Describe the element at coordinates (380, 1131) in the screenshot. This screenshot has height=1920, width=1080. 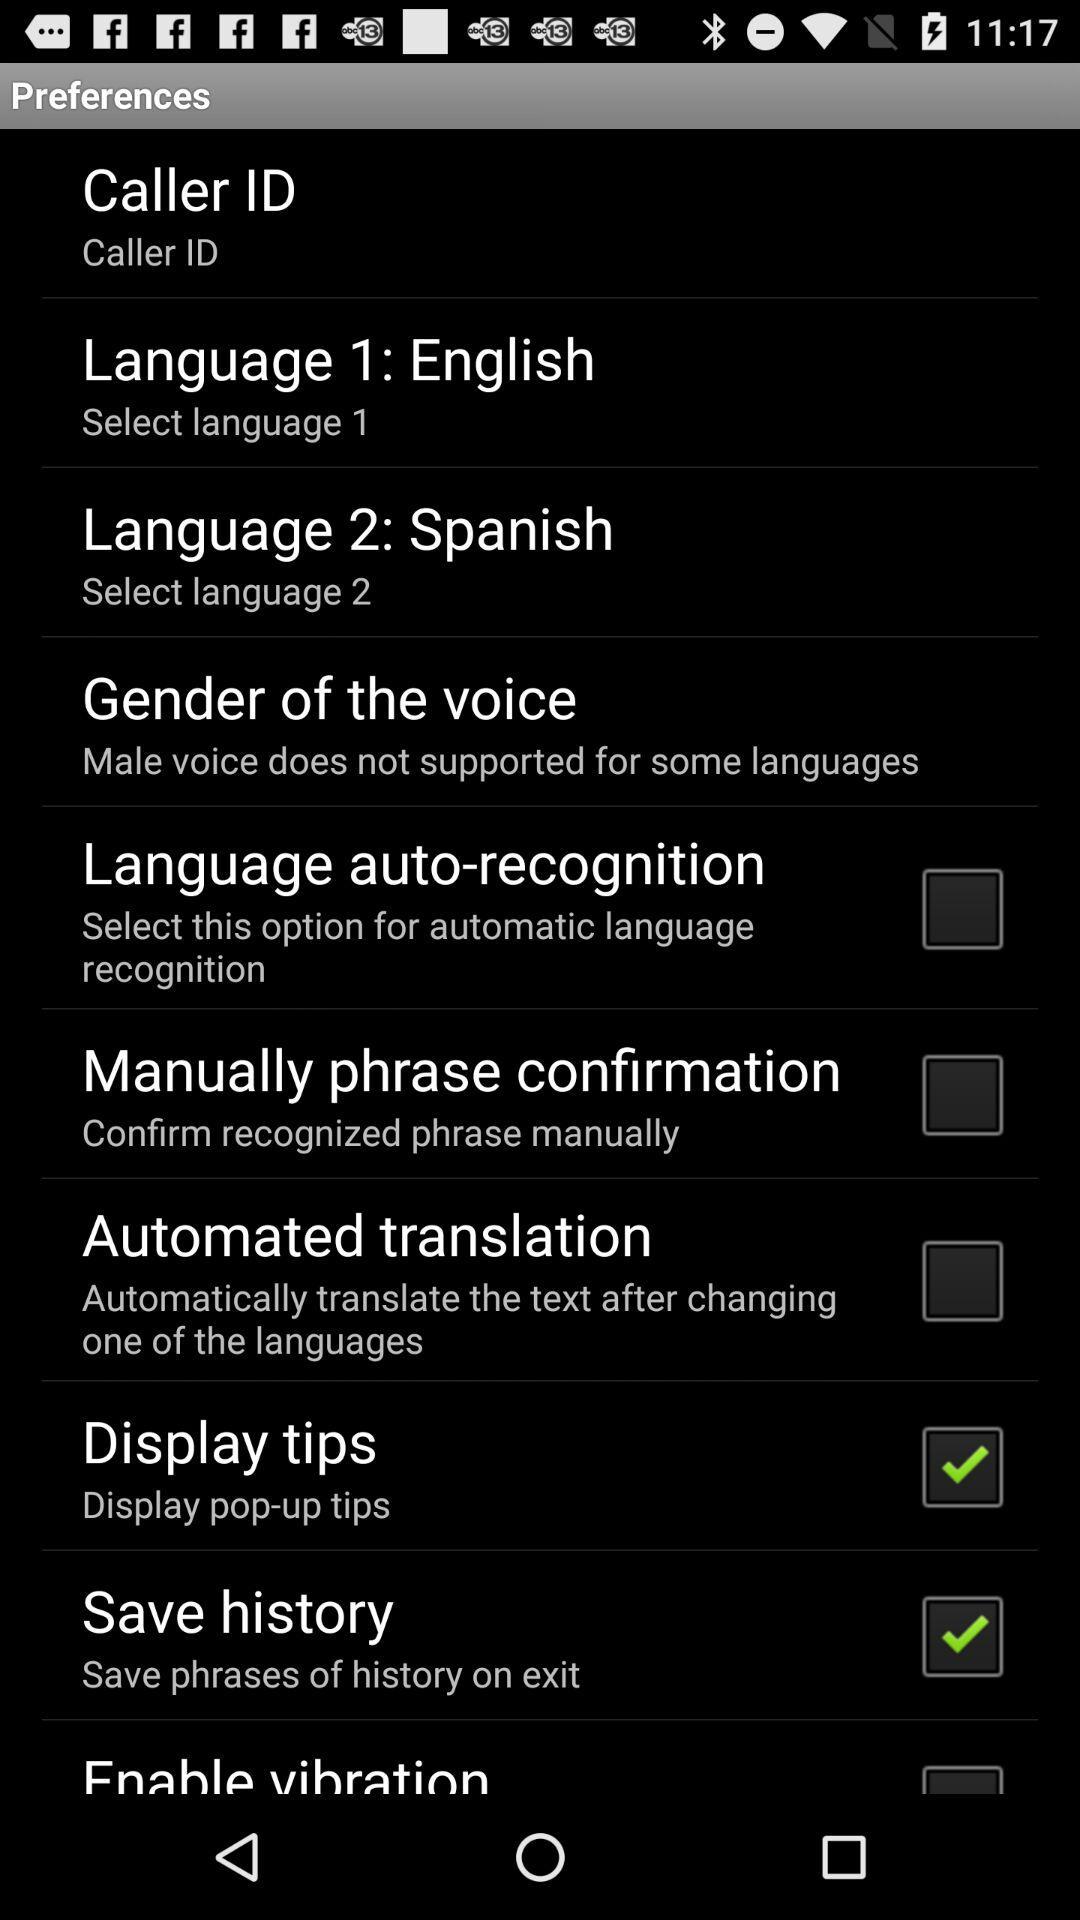
I see `the icon above automated translation icon` at that location.